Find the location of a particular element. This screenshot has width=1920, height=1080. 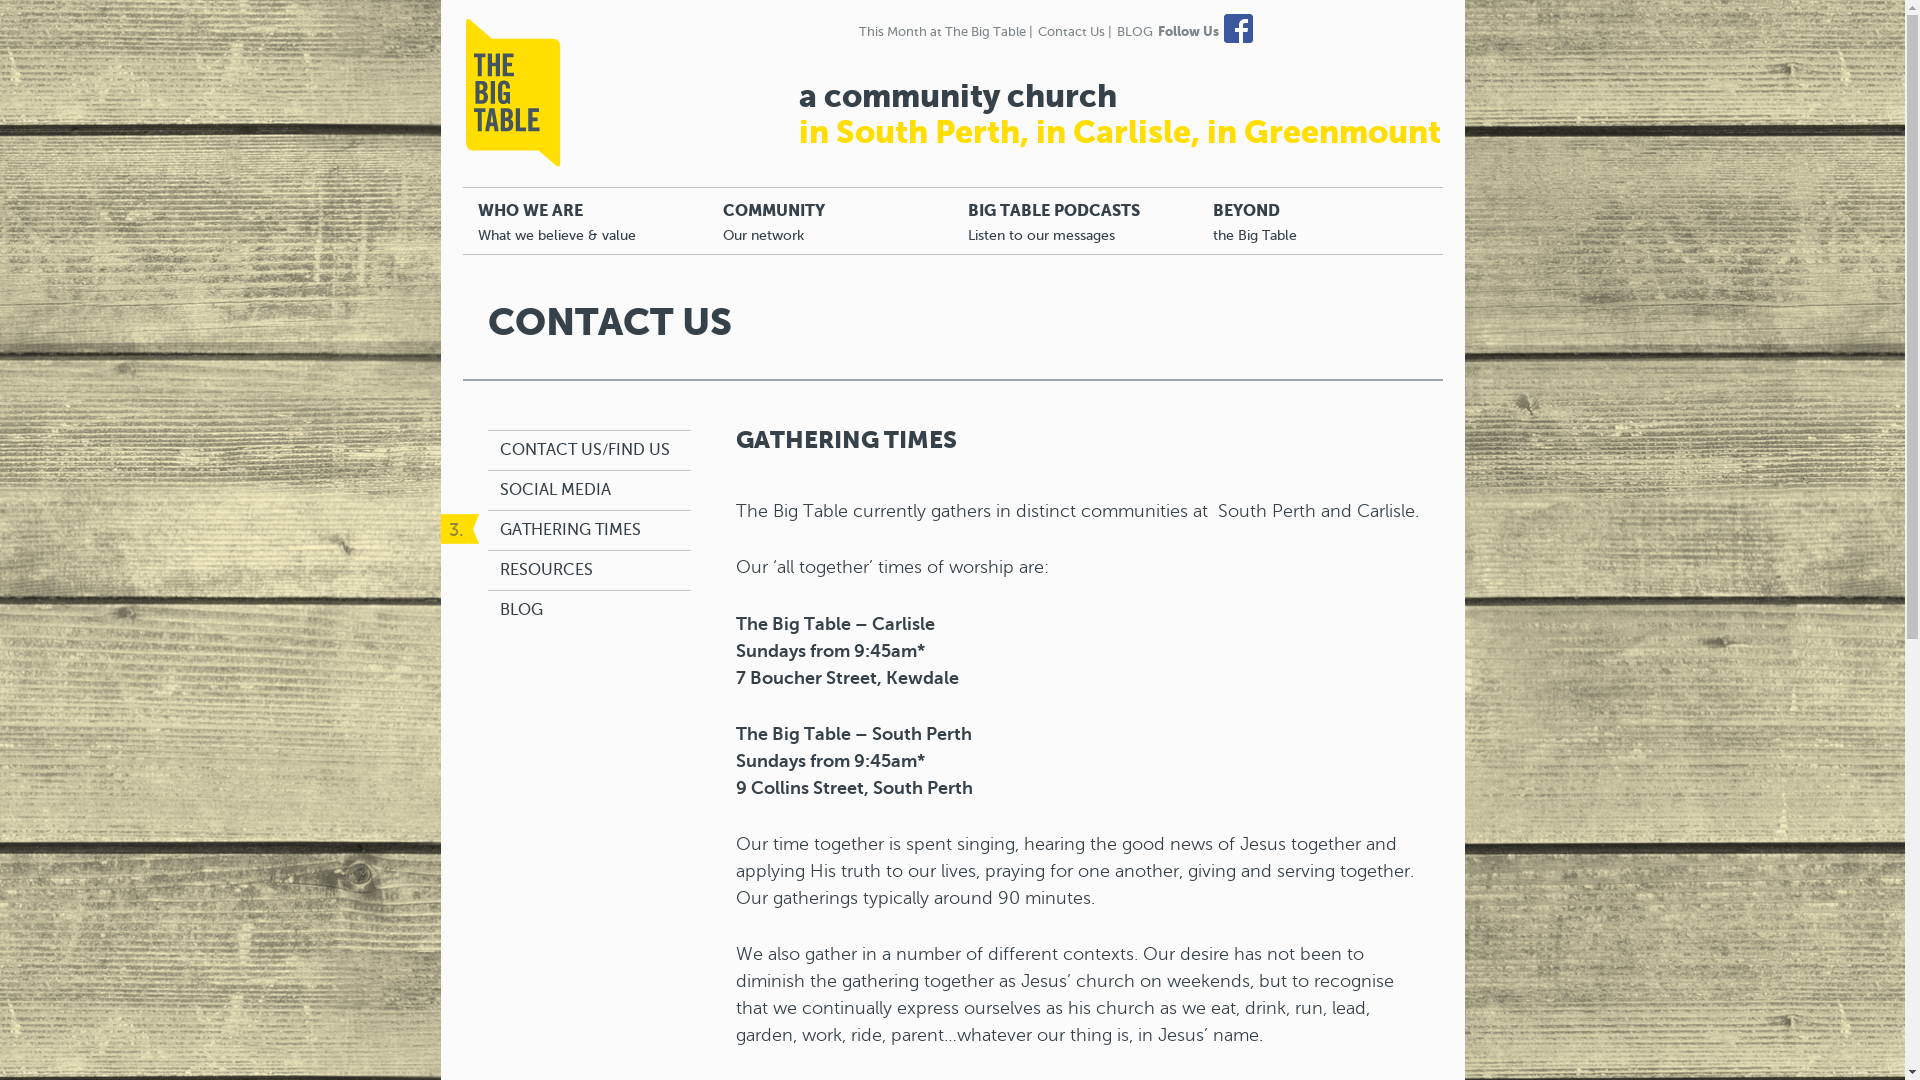

'BLOG' is located at coordinates (521, 609).